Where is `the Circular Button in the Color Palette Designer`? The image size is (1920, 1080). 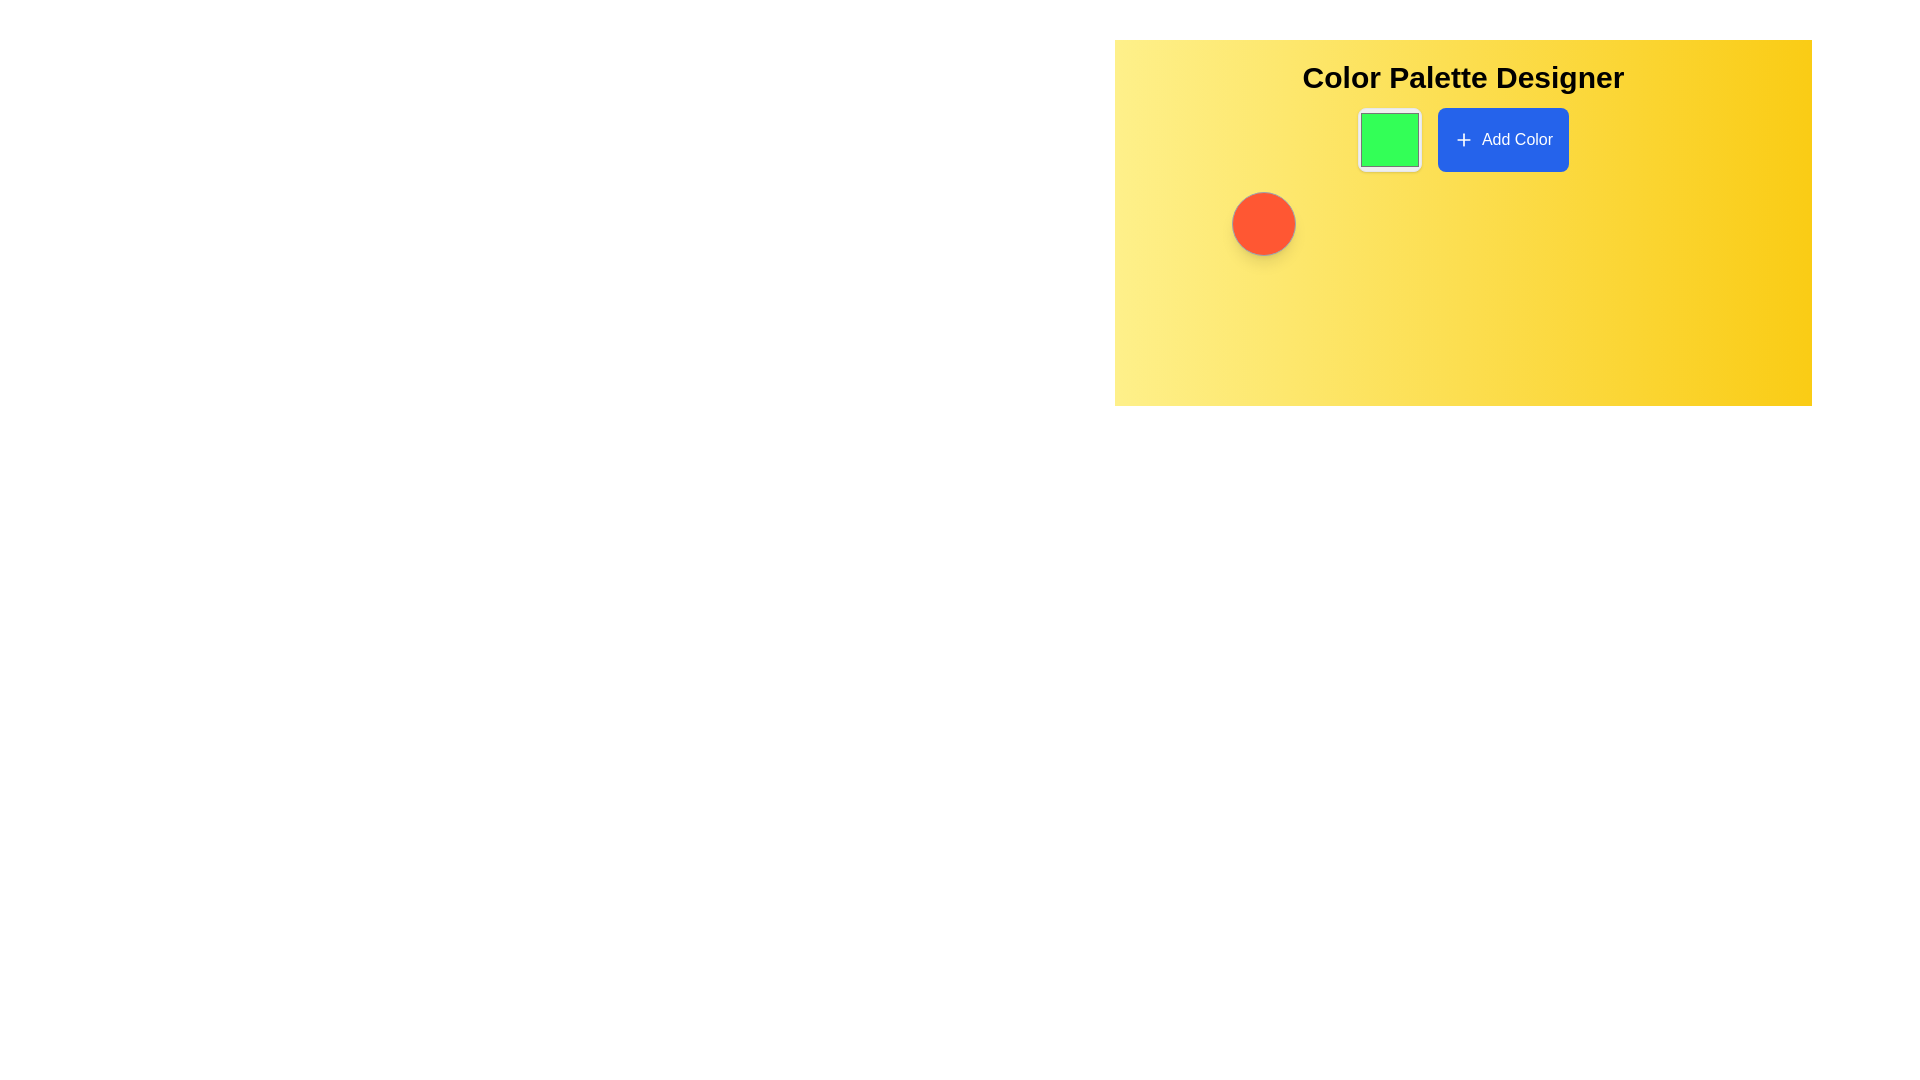
the Circular Button in the Color Palette Designer is located at coordinates (1262, 223).